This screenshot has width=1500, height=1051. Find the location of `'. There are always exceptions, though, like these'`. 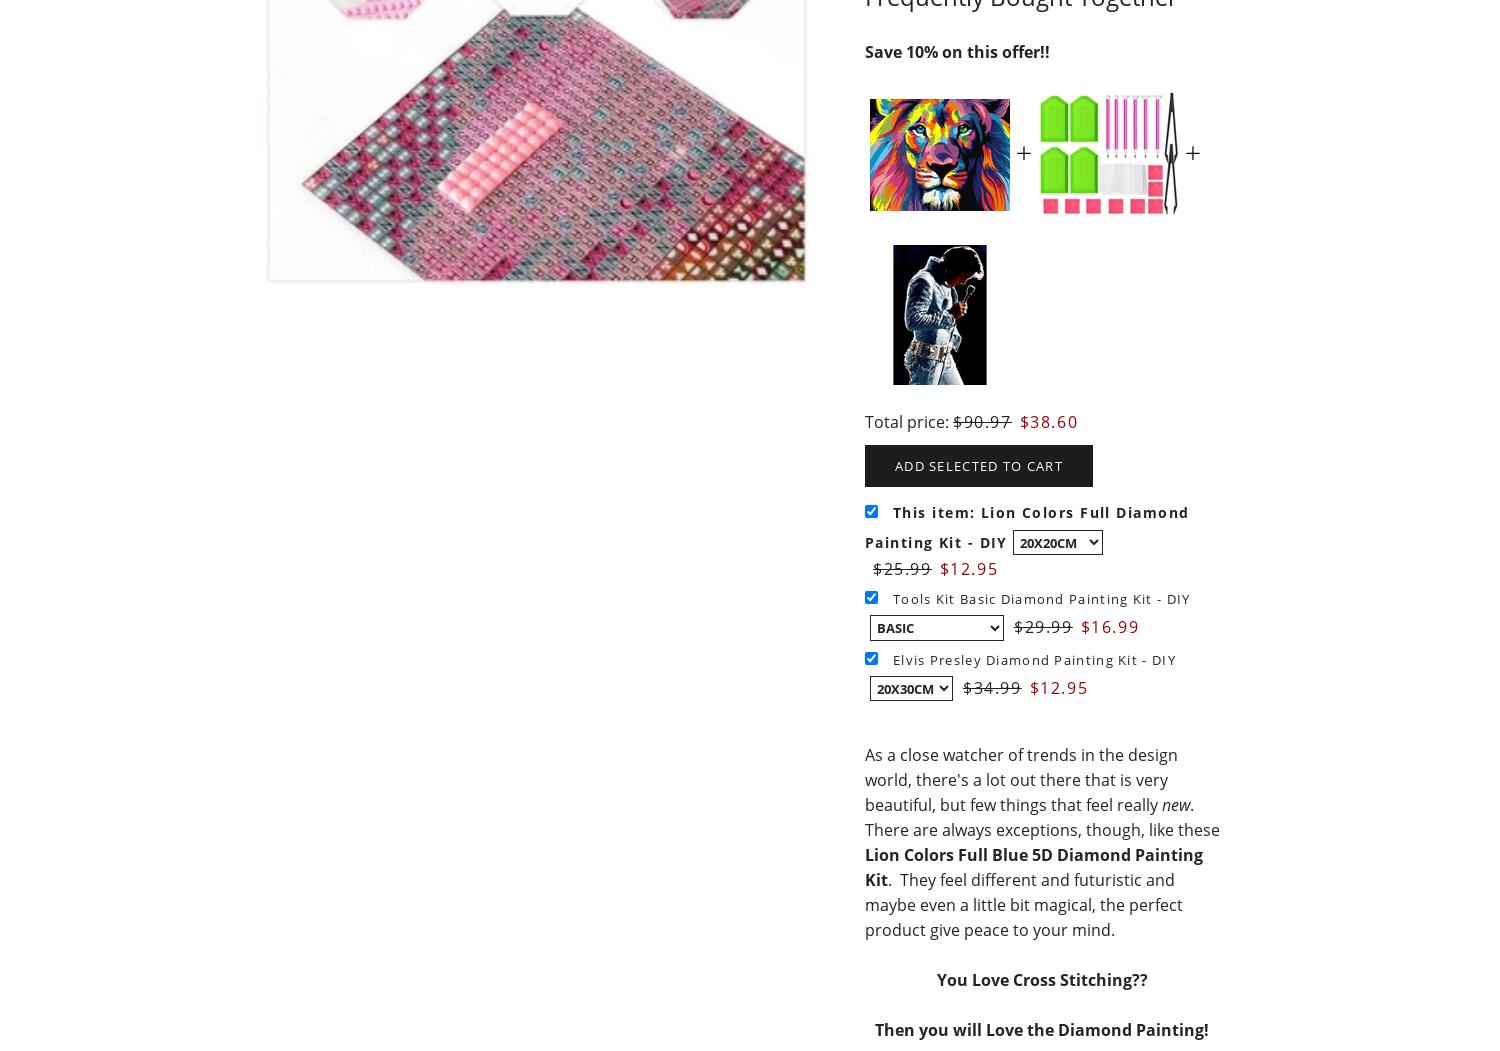

'. There are always exceptions, though, like these' is located at coordinates (1041, 817).